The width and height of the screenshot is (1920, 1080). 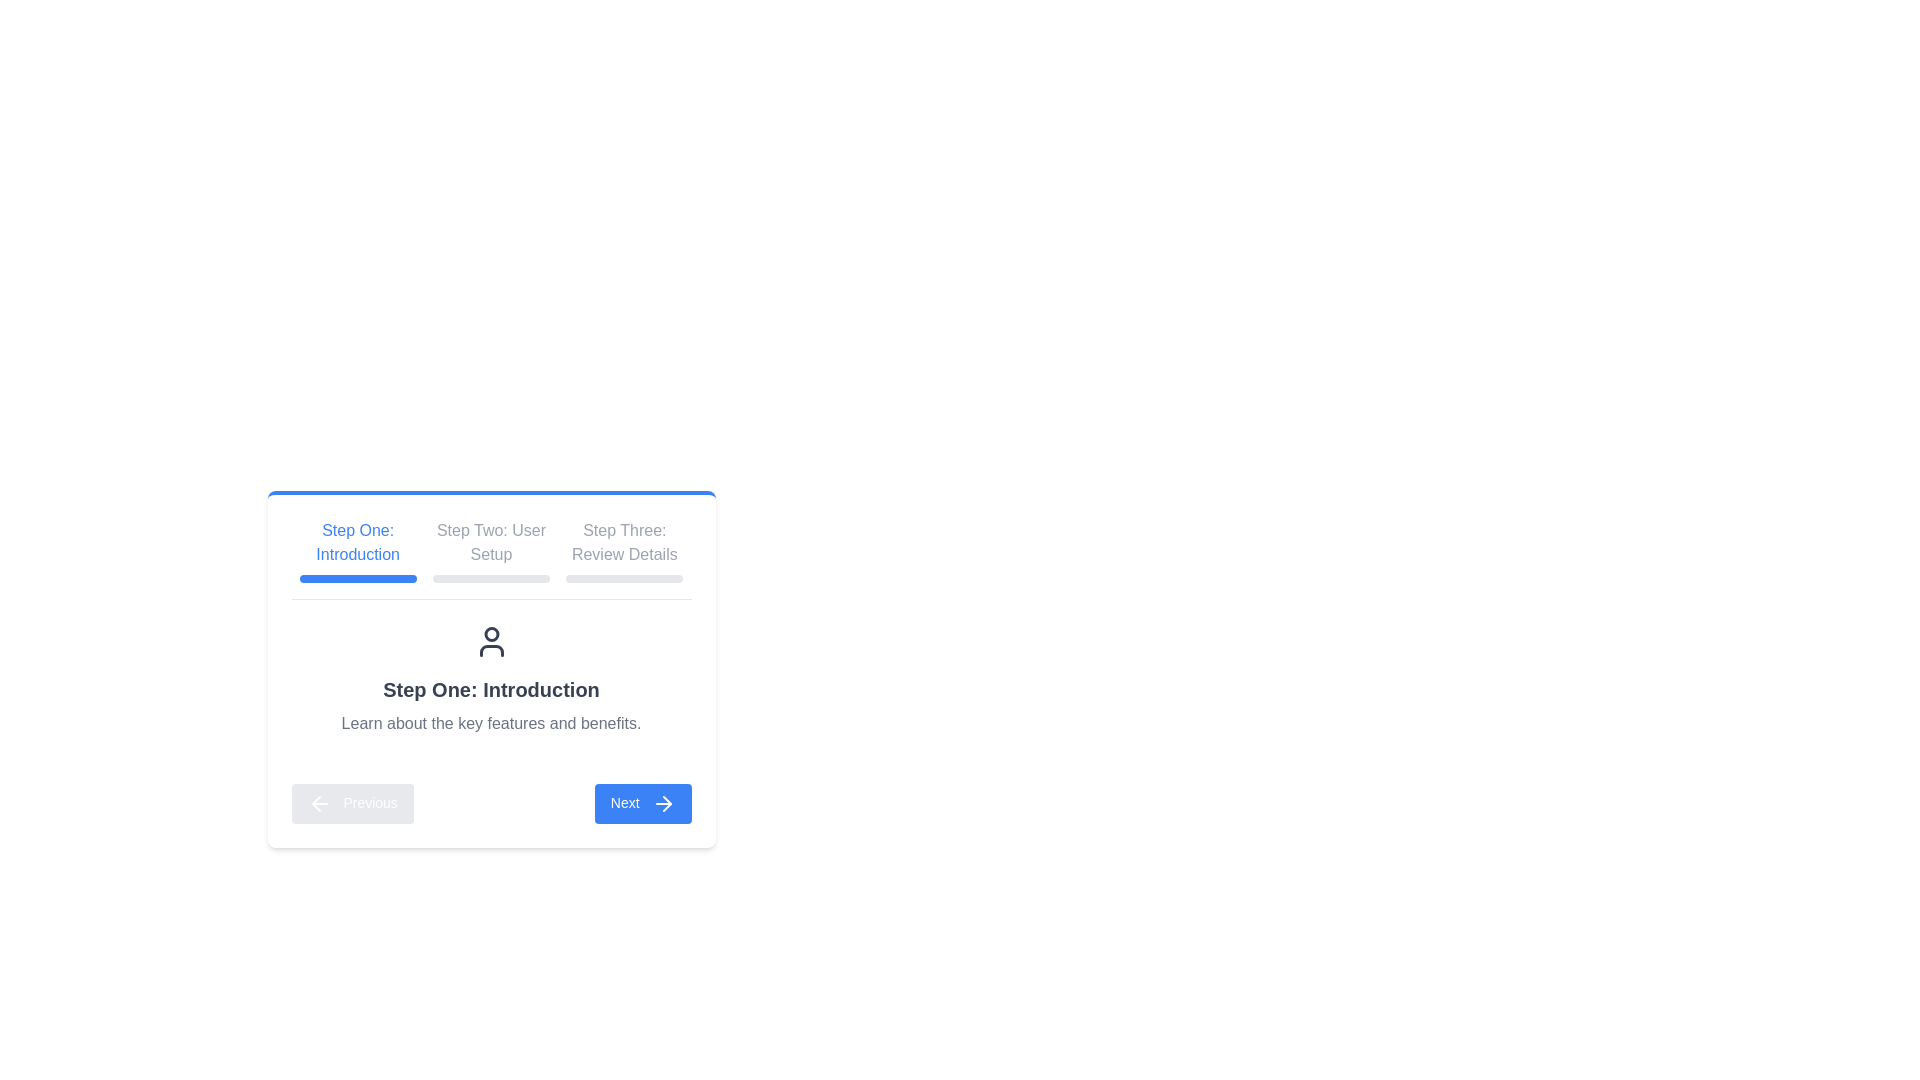 I want to click on the Informational section located in the 'Step One' section of the panel layout, which is positioned beneath the step navigation header and above the navigation buttons for 'Previous' and 'Next', so click(x=491, y=678).